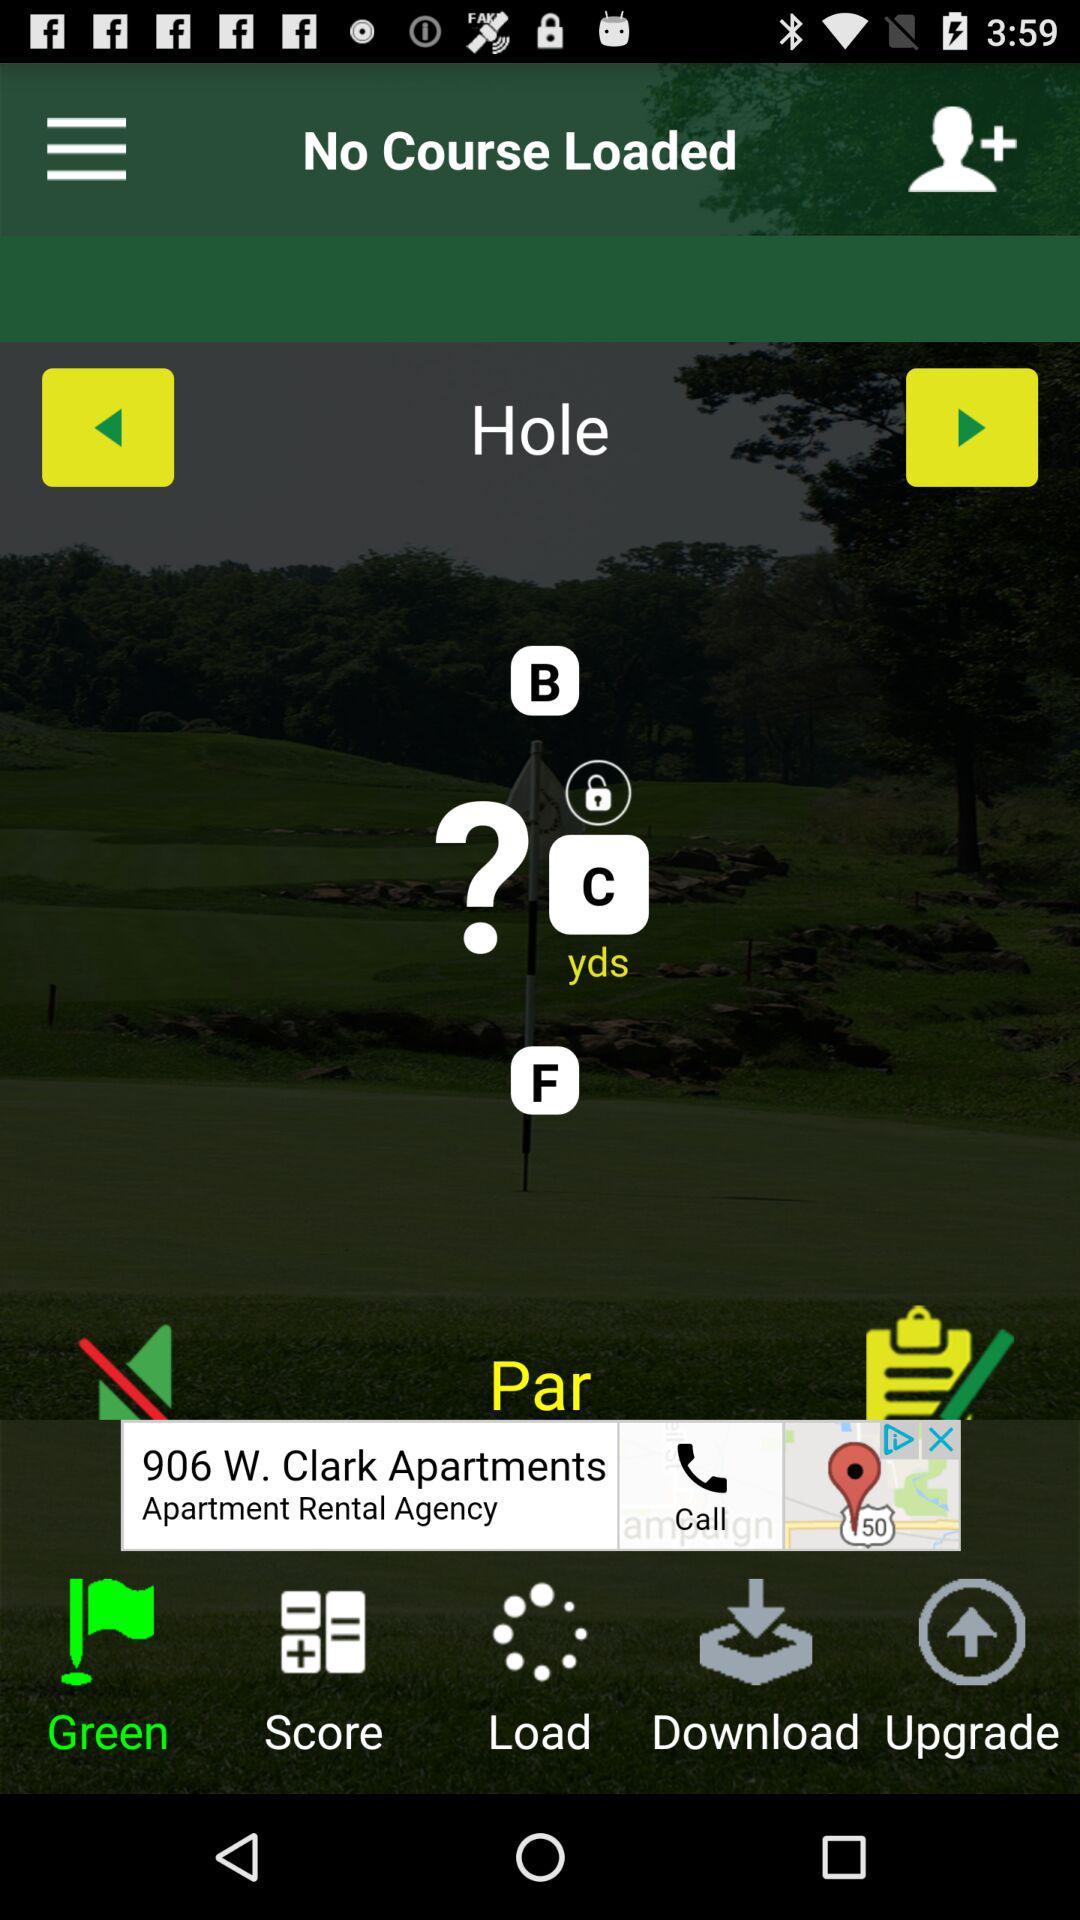 The image size is (1080, 1920). Describe the element at coordinates (138, 1347) in the screenshot. I see `switch mute option` at that location.